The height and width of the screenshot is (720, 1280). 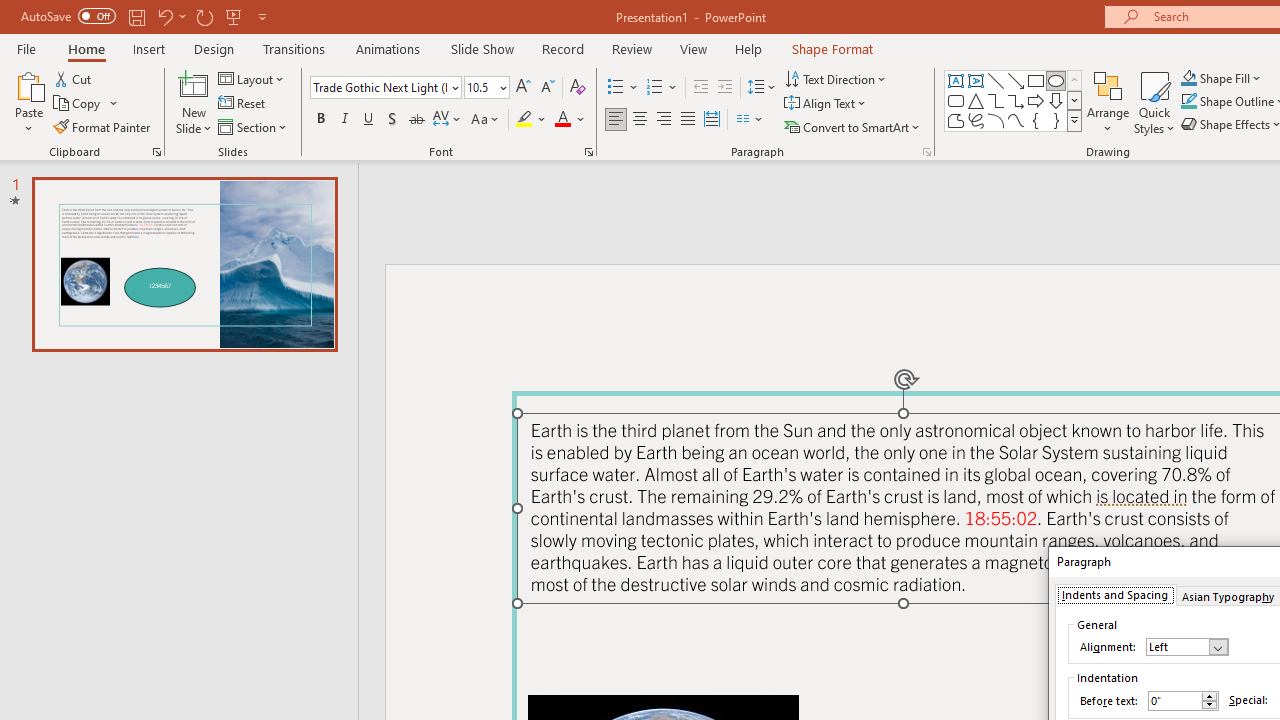 I want to click on 'Shape Outline Teal, Accent 1', so click(x=1189, y=101).